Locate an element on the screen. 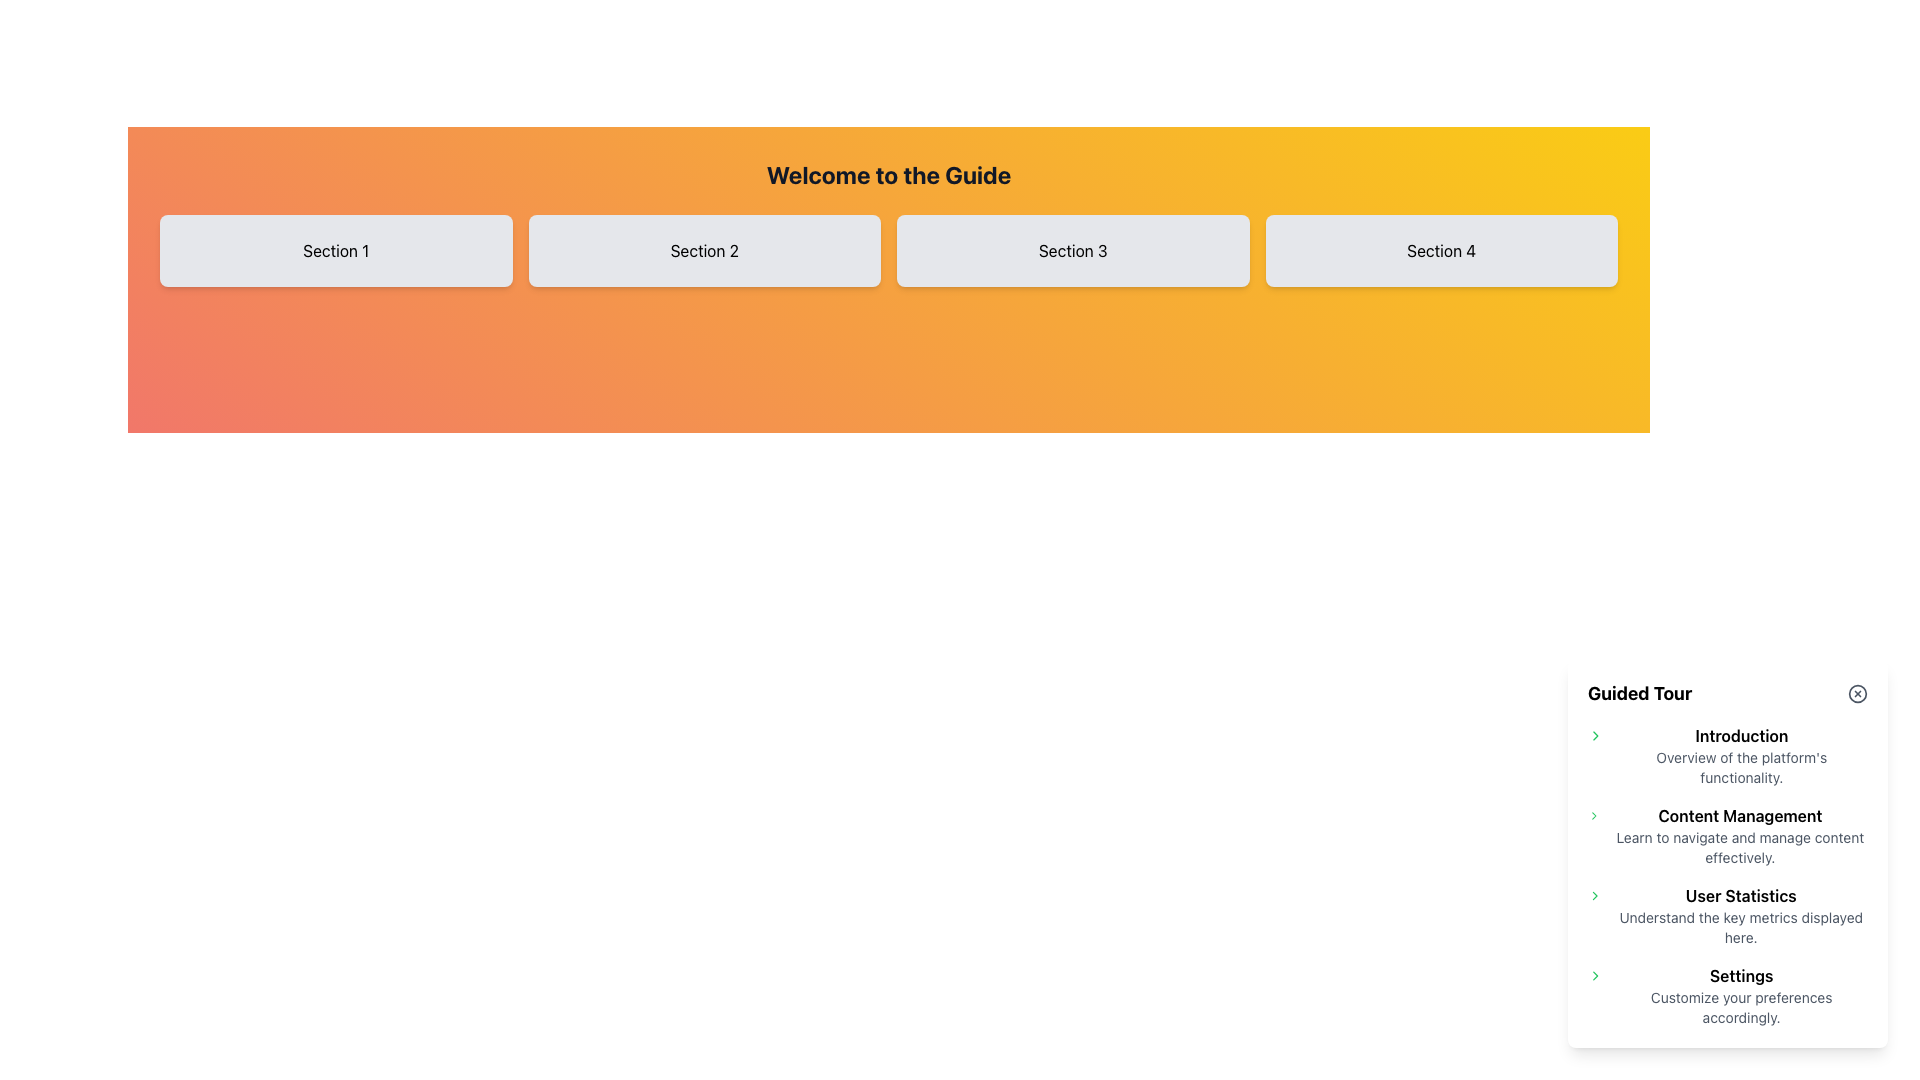 The width and height of the screenshot is (1920, 1080). text label displaying 'Settings' which is a bold dark-colored label located in the 'Guided Tour' card below 'User Statistics' is located at coordinates (1740, 974).